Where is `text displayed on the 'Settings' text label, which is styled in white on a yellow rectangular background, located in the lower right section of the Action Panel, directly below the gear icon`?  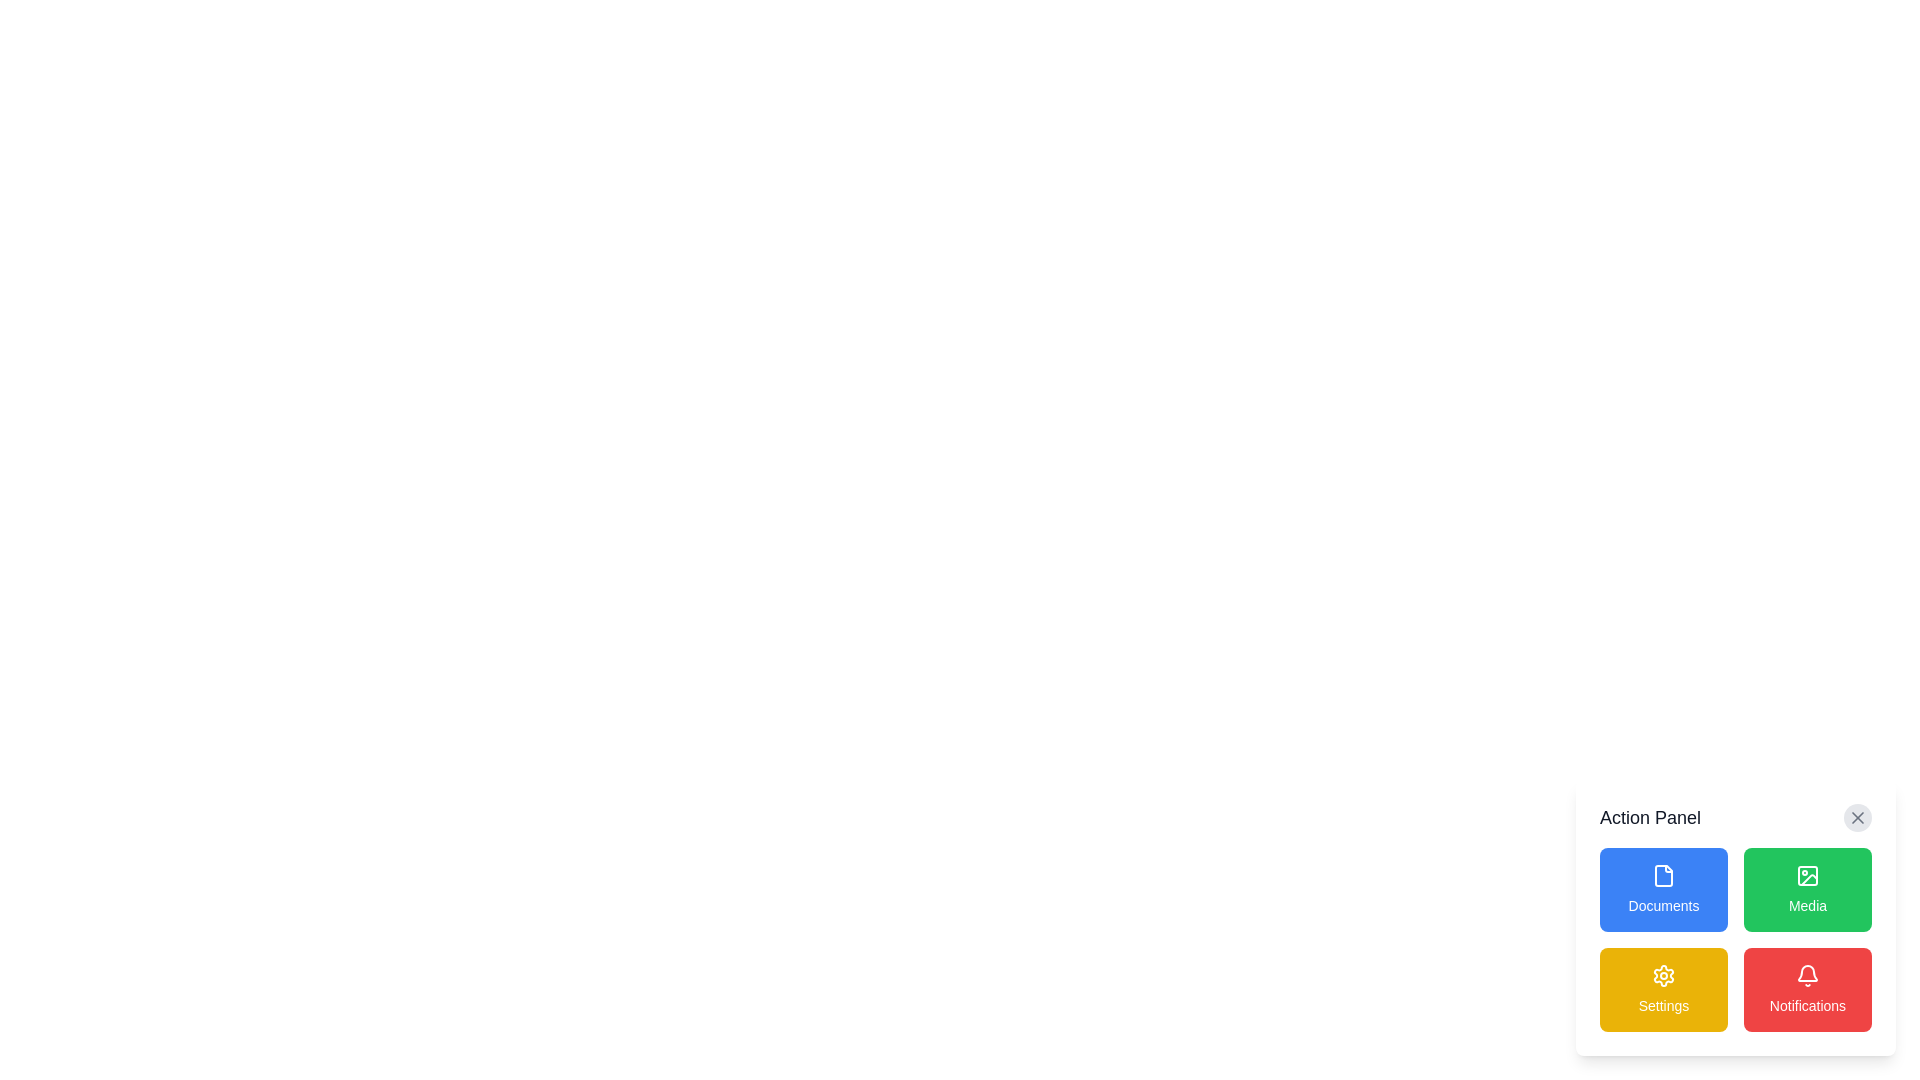
text displayed on the 'Settings' text label, which is styled in white on a yellow rectangular background, located in the lower right section of the Action Panel, directly below the gear icon is located at coordinates (1664, 1006).